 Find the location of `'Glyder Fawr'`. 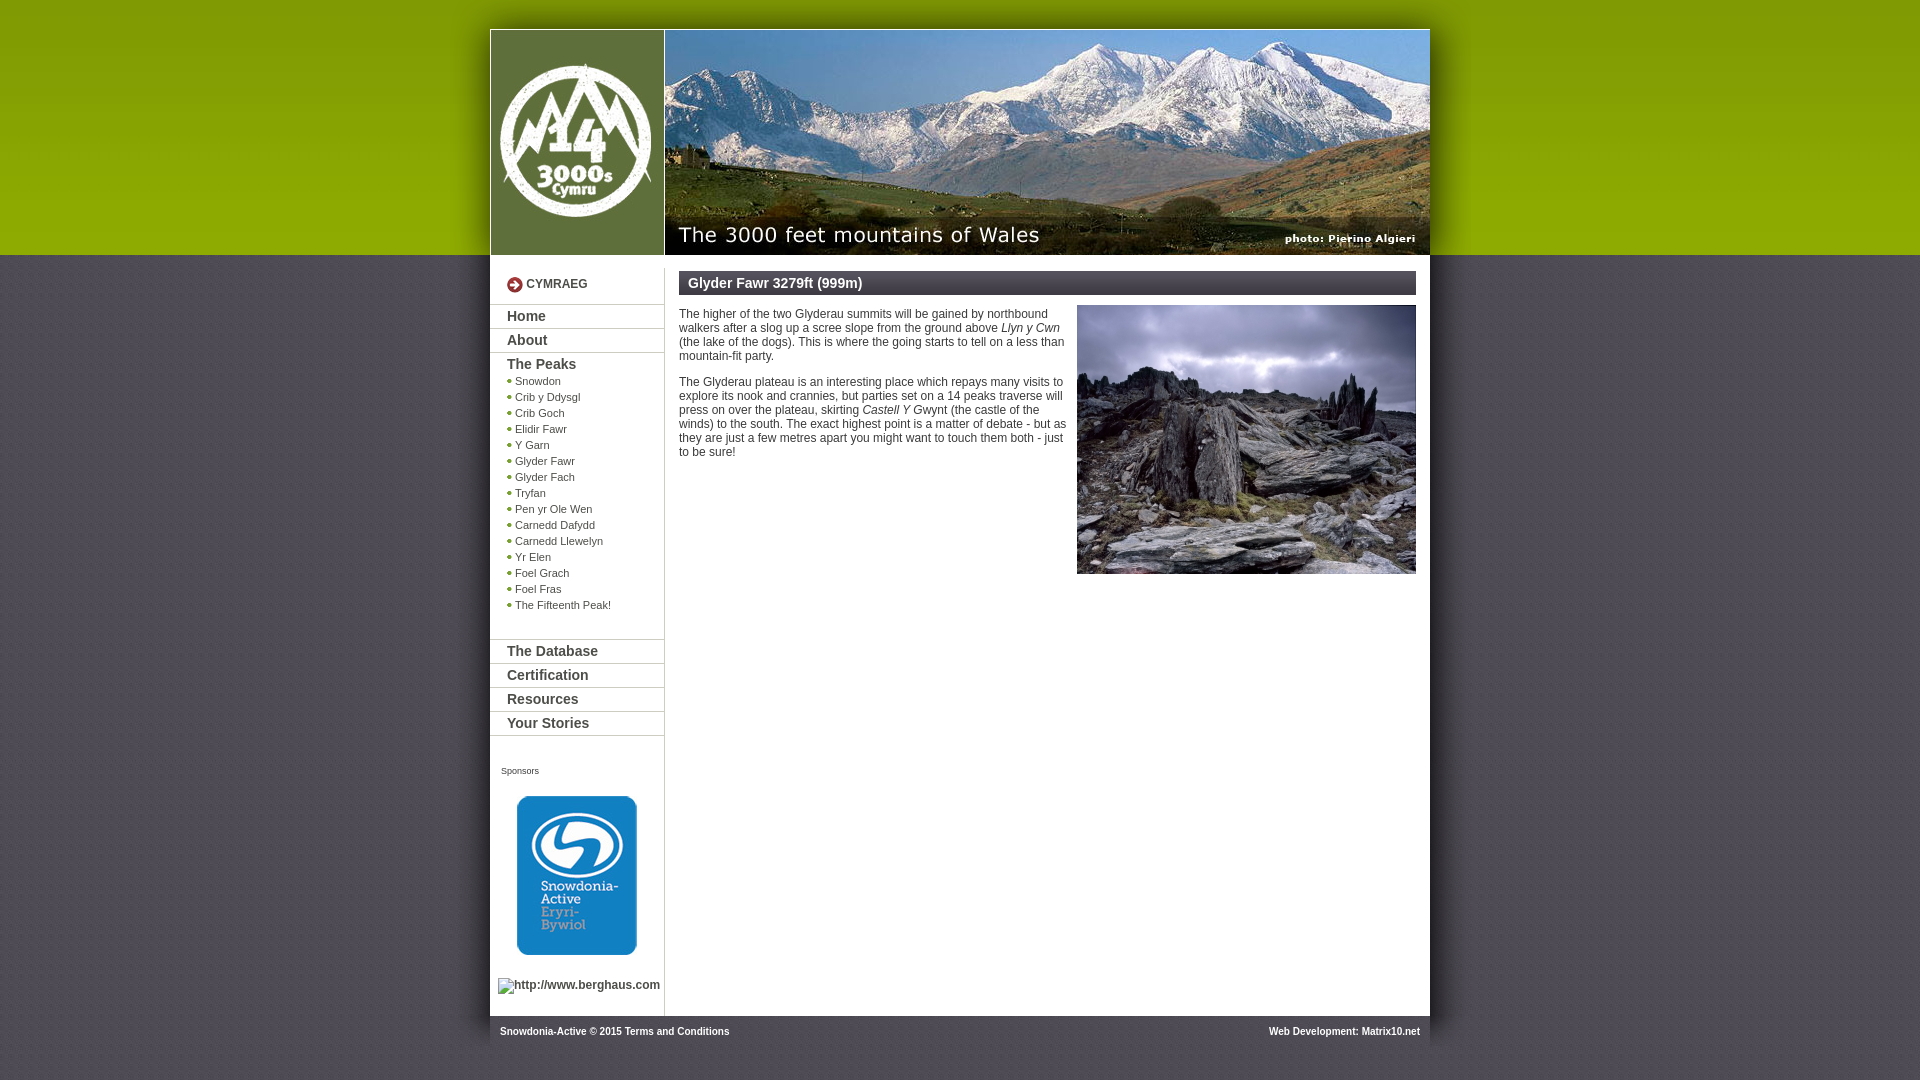

'Glyder Fawr' is located at coordinates (507, 461).